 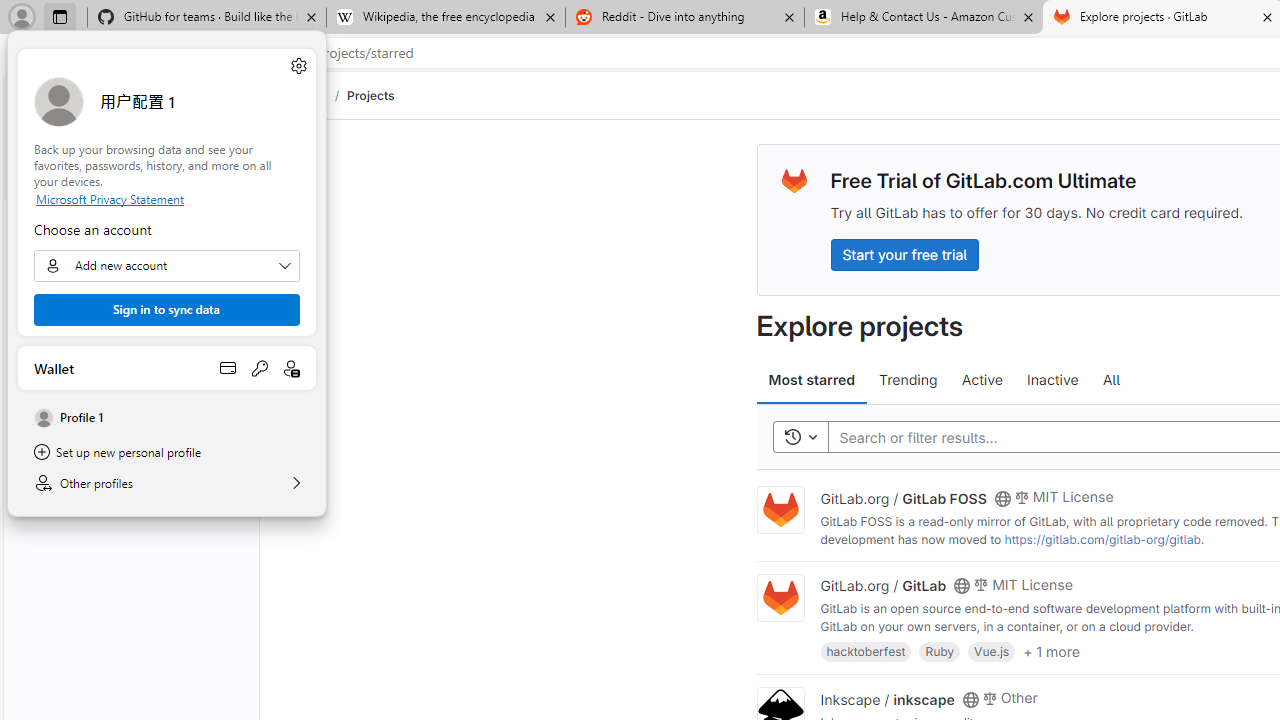 What do you see at coordinates (866, 651) in the screenshot?
I see `'hacktoberfest'` at bounding box center [866, 651].